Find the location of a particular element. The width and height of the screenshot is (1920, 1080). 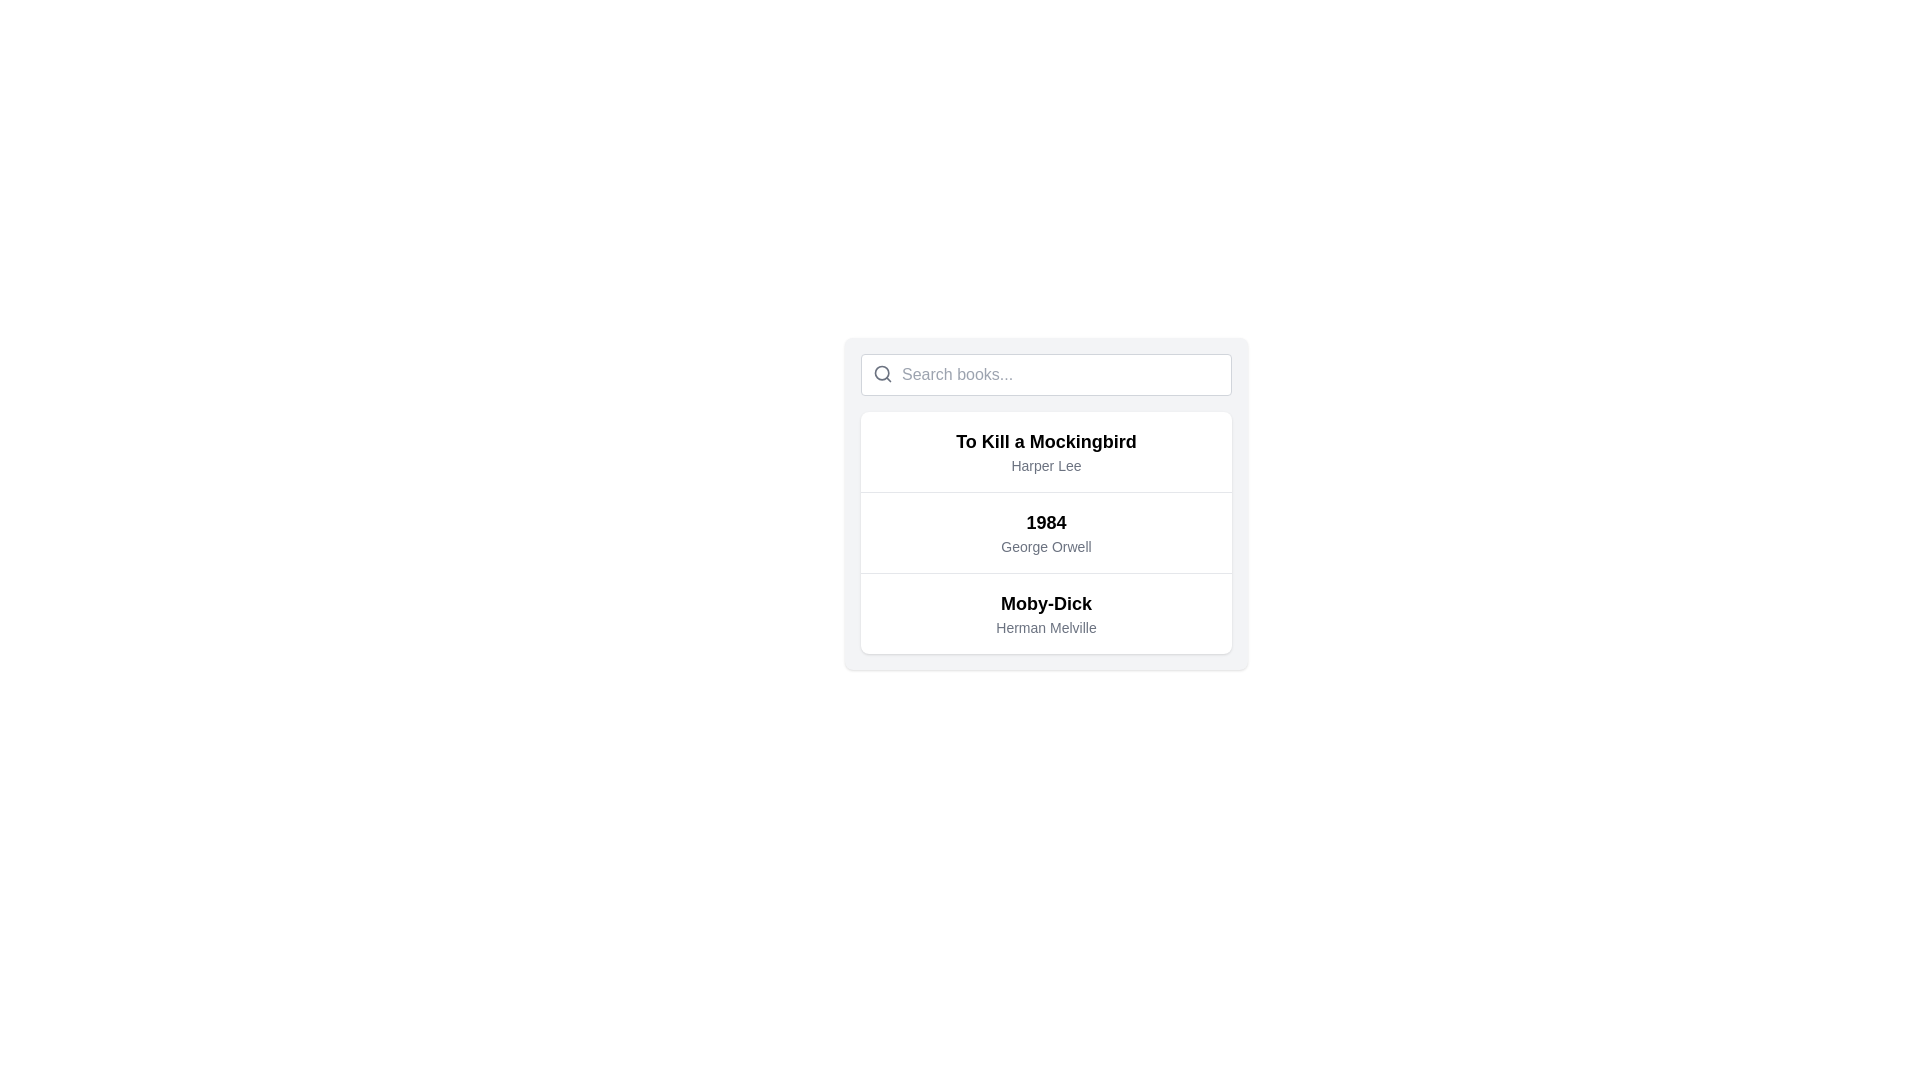

the second list item representing the book '1984' by George Orwell is located at coordinates (1045, 503).